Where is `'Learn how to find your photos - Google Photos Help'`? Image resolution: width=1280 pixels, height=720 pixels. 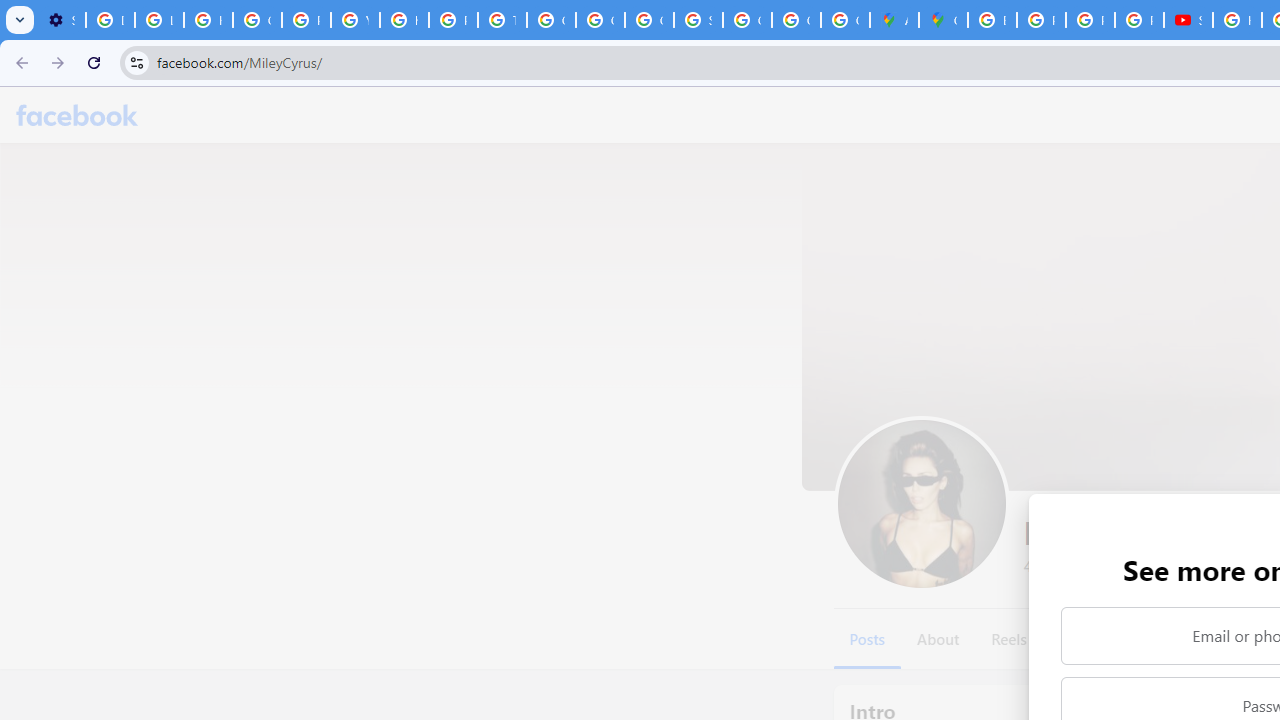
'Learn how to find your photos - Google Photos Help' is located at coordinates (158, 20).